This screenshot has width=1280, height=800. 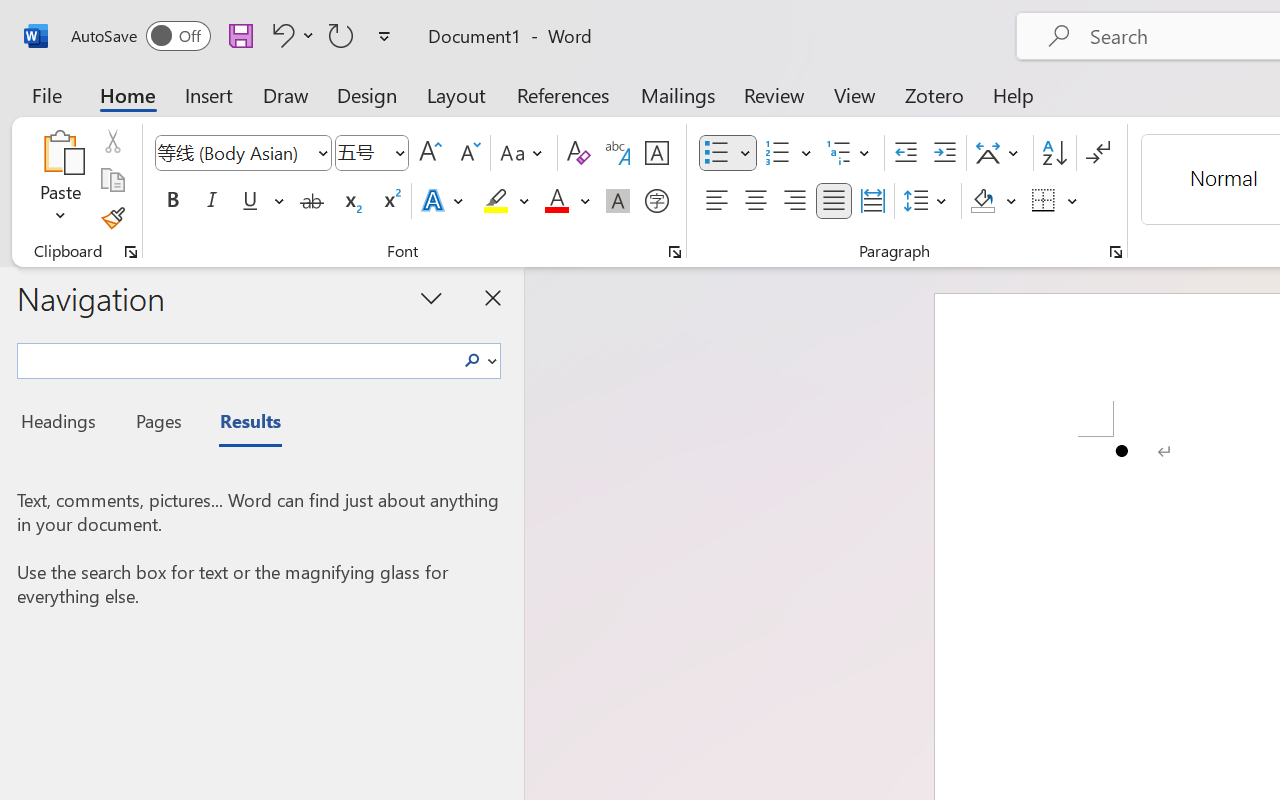 I want to click on 'Repeat Bullet Default', so click(x=341, y=34).